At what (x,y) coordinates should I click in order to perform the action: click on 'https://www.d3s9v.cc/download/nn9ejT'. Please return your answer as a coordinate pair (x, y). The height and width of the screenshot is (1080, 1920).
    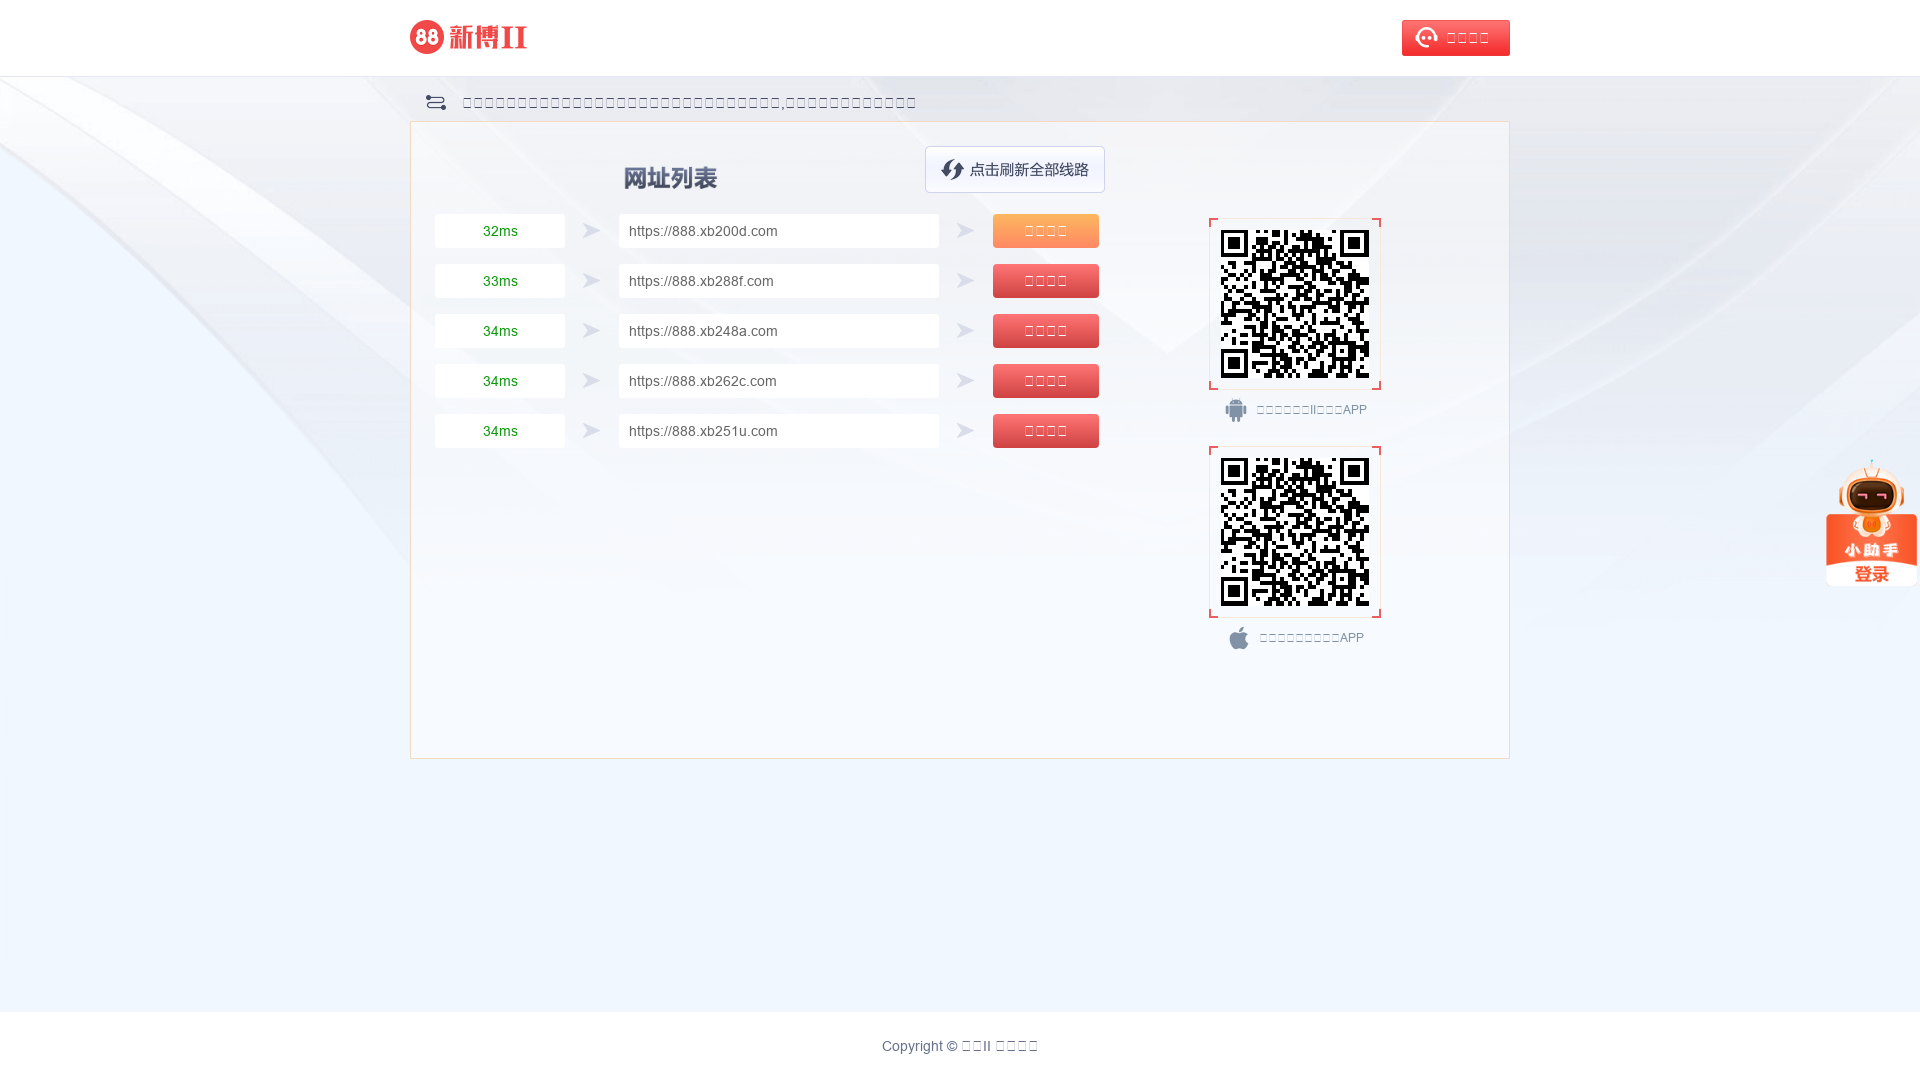
    Looking at the image, I should click on (1295, 304).